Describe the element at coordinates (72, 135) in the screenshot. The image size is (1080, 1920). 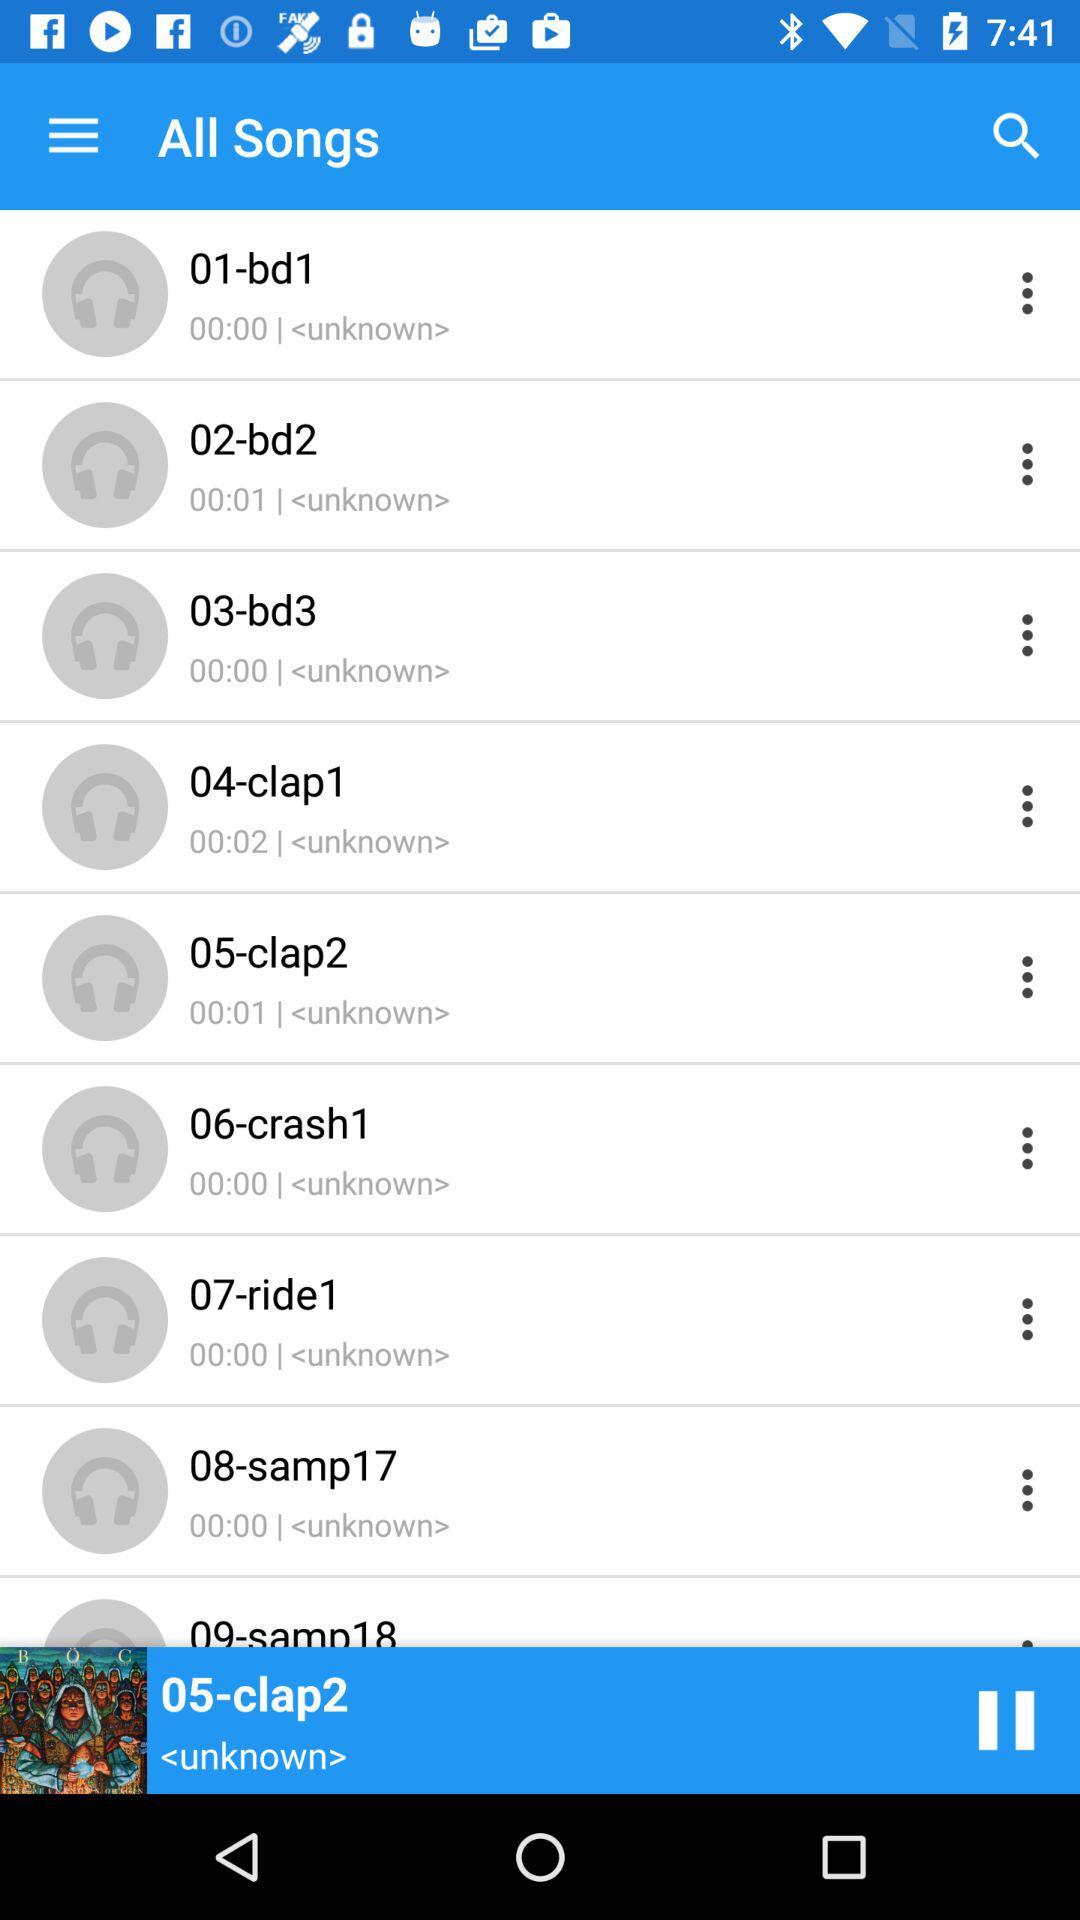
I see `the item to the left of the all songs item` at that location.